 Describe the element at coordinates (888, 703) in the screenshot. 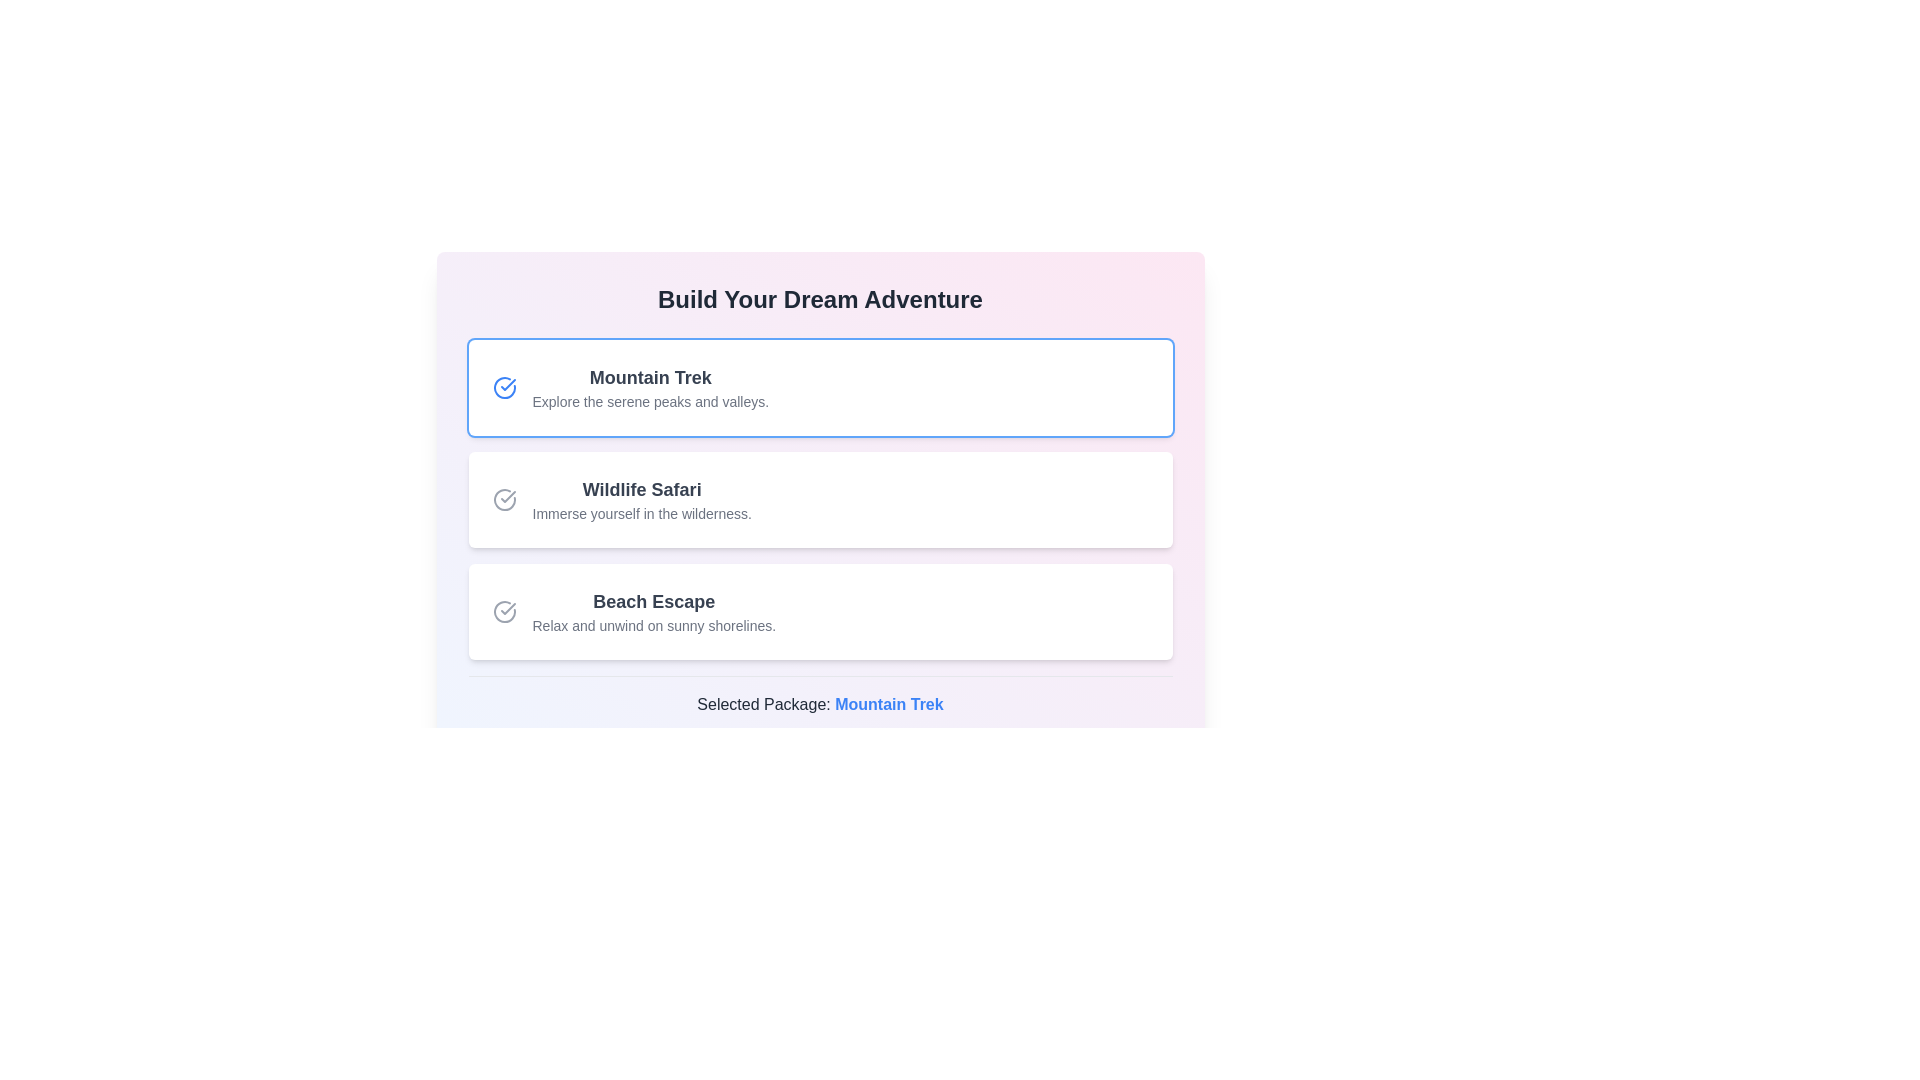

I see `the 'Selected Package' text label that displays the name of the selected package, located in the lower region of the interface, to the right of the 'Selected Package' label` at that location.